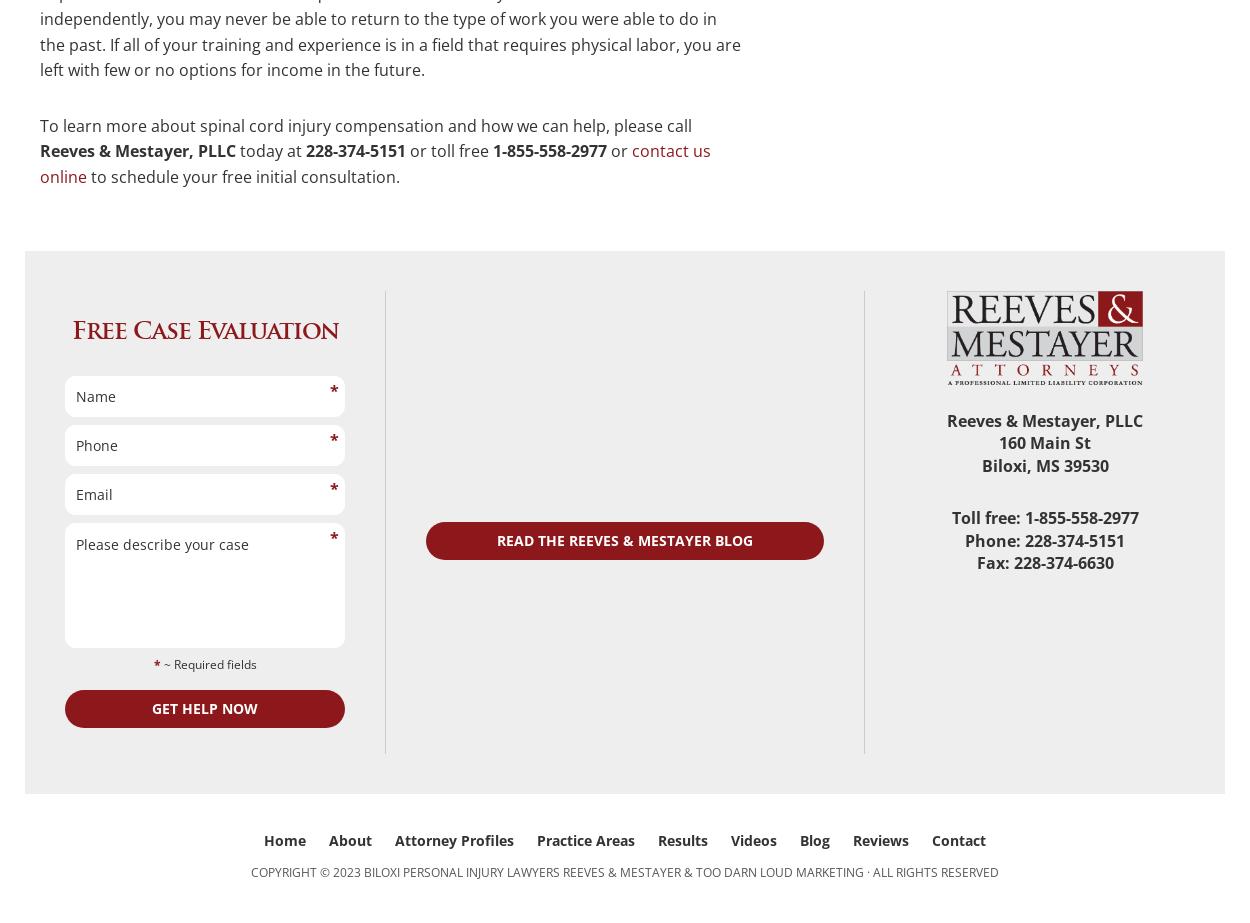 The height and width of the screenshot is (923, 1250). I want to click on 'Videos', so click(754, 839).